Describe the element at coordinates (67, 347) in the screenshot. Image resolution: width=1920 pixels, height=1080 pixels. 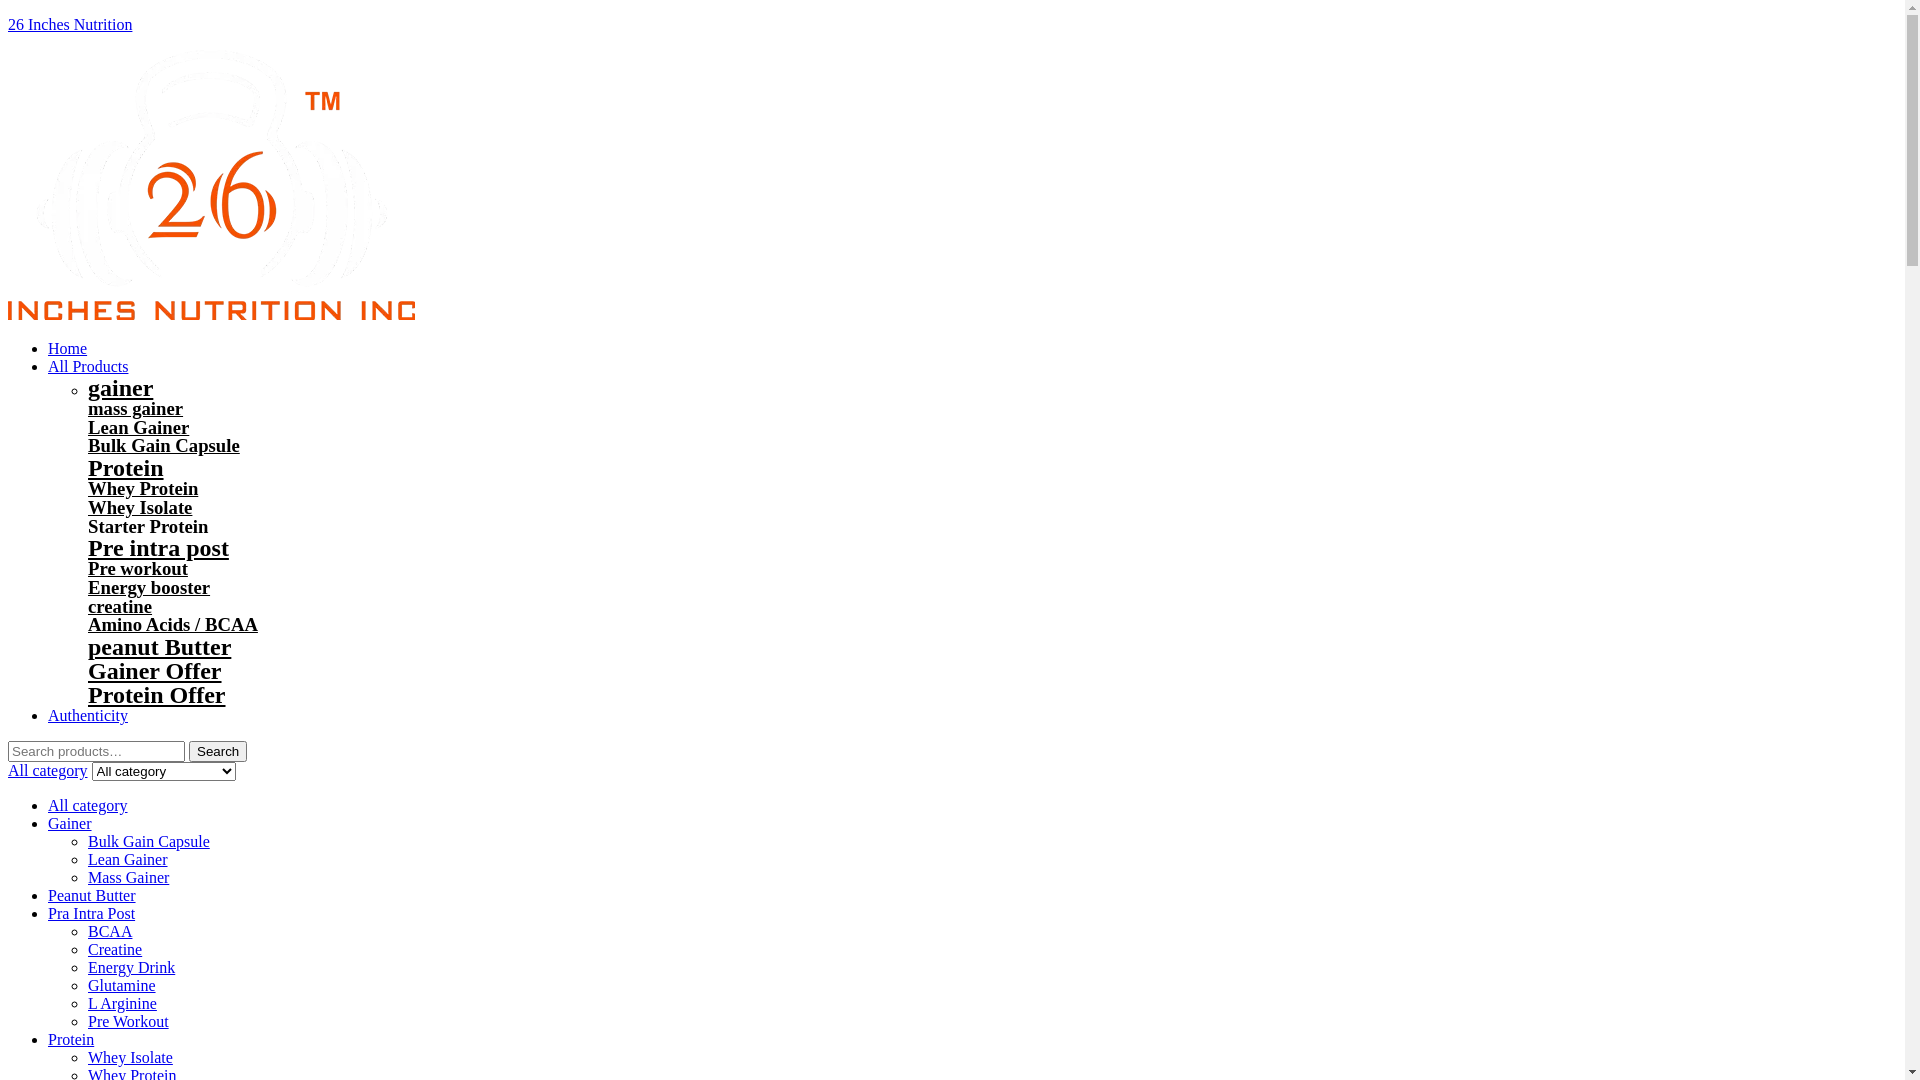
I see `'Home'` at that location.